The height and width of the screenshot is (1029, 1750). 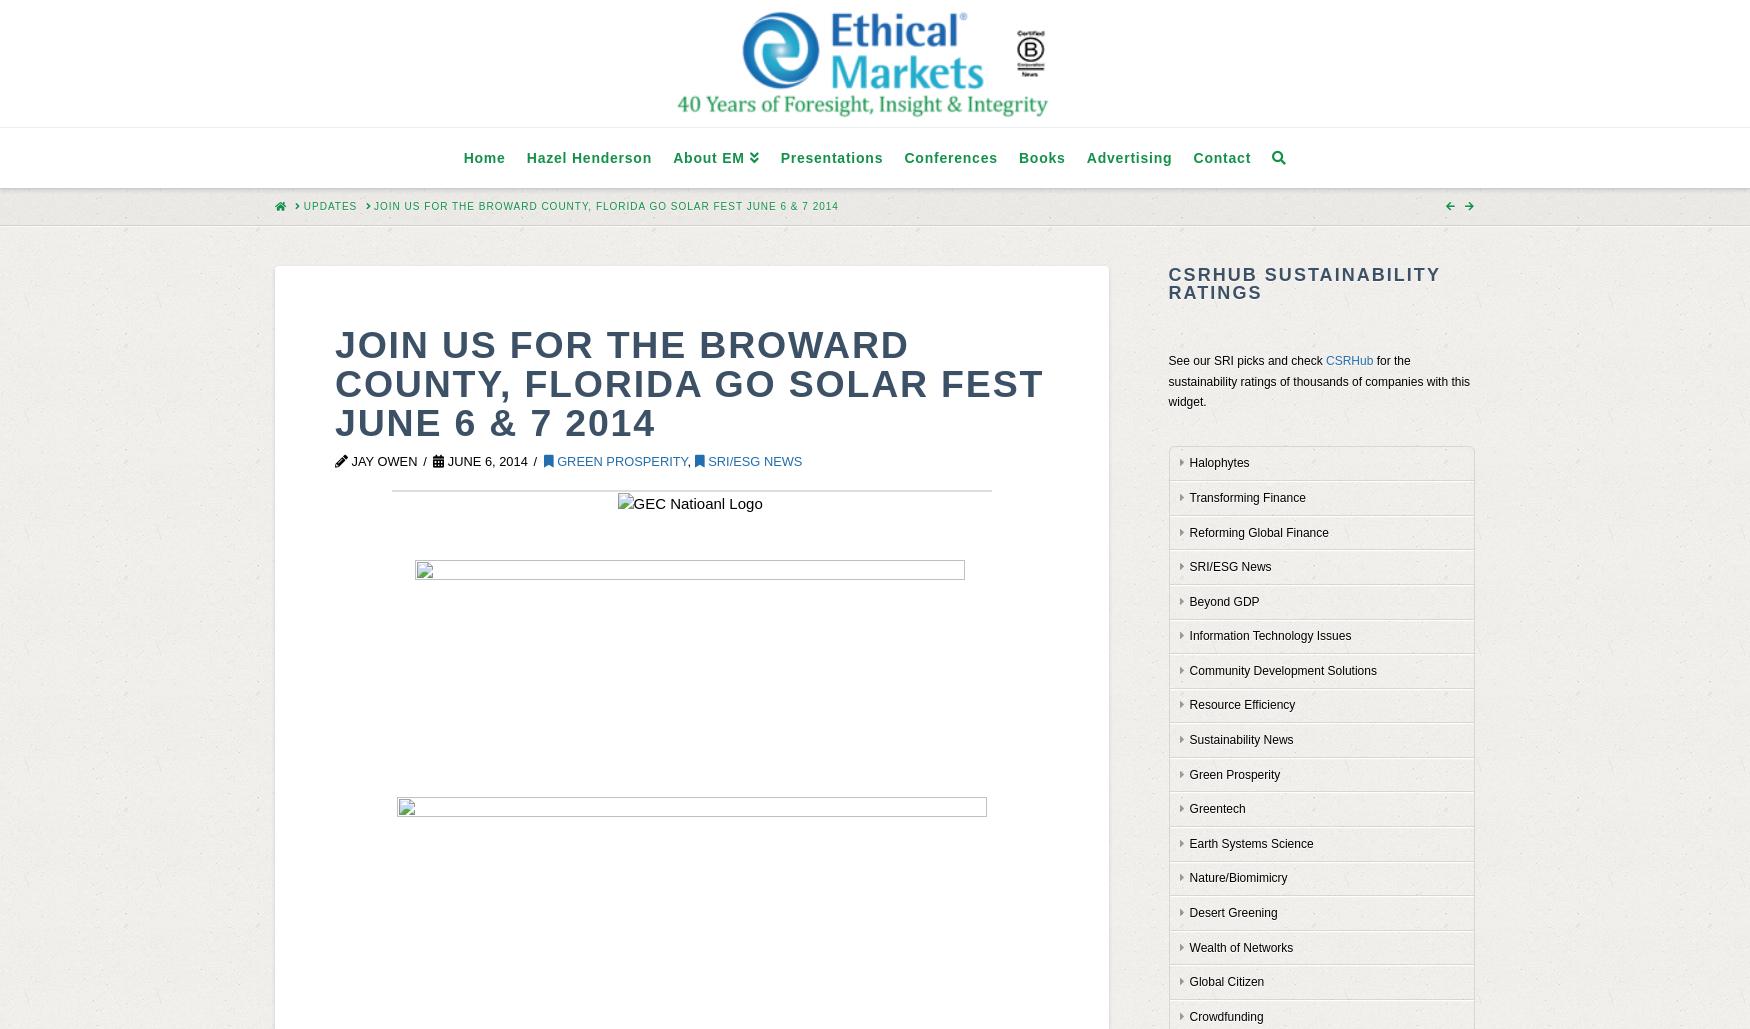 I want to click on 'Transforming Finance', so click(x=1188, y=497).